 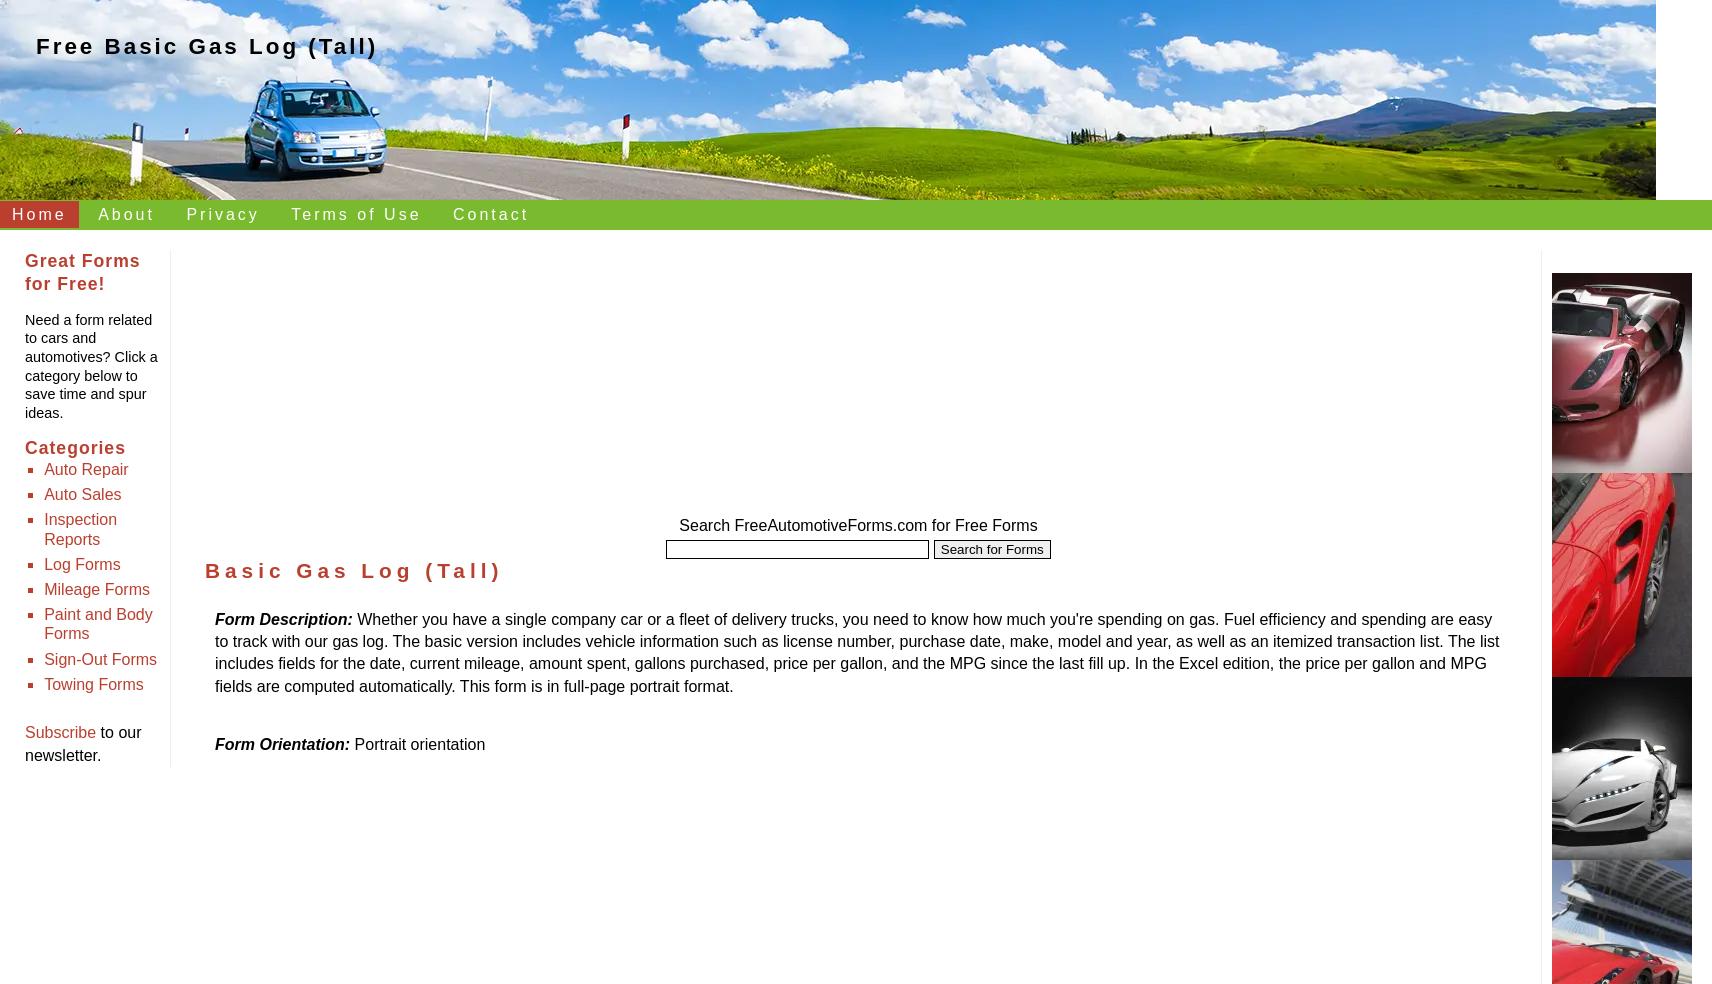 I want to click on 'to our newsletter.', so click(x=82, y=742).